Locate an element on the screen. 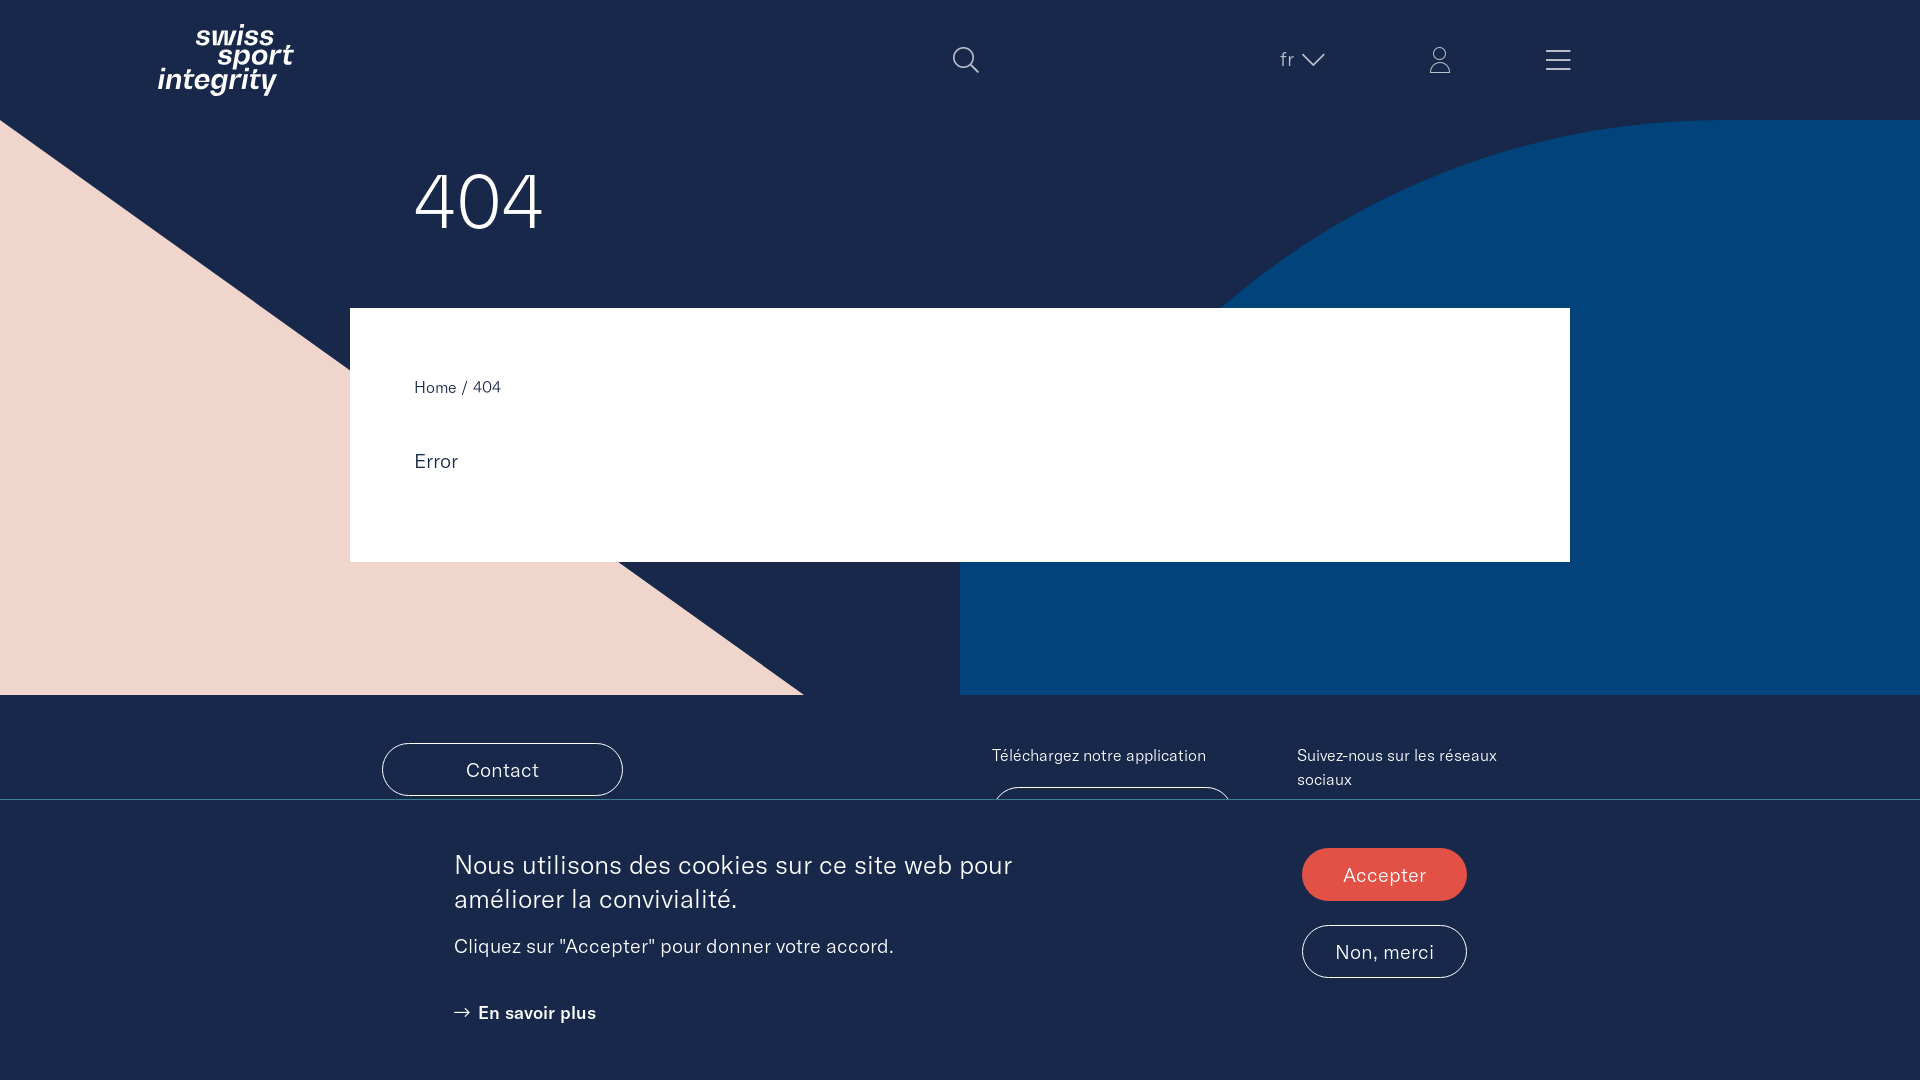 The width and height of the screenshot is (1920, 1080). 'Home' is located at coordinates (434, 386).